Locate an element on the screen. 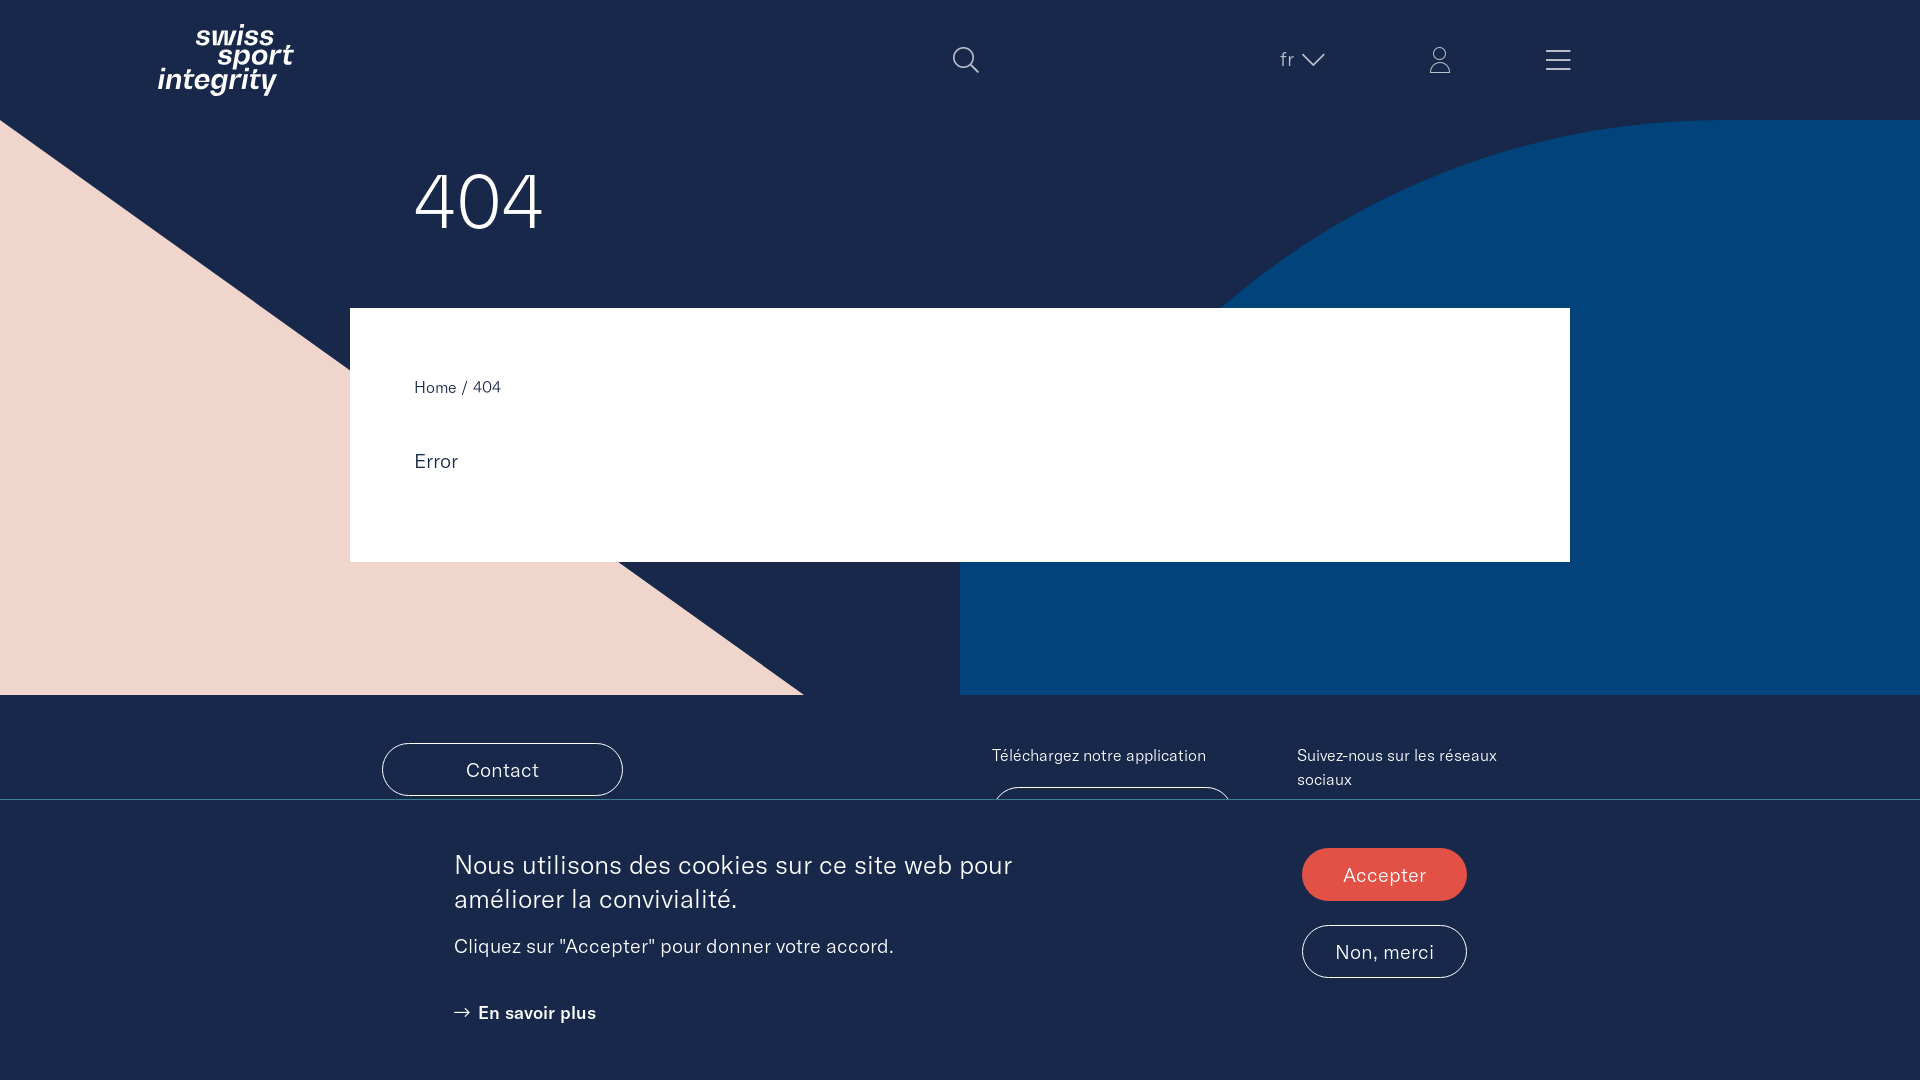 The width and height of the screenshot is (1920, 1080). 'Home' is located at coordinates (434, 386).